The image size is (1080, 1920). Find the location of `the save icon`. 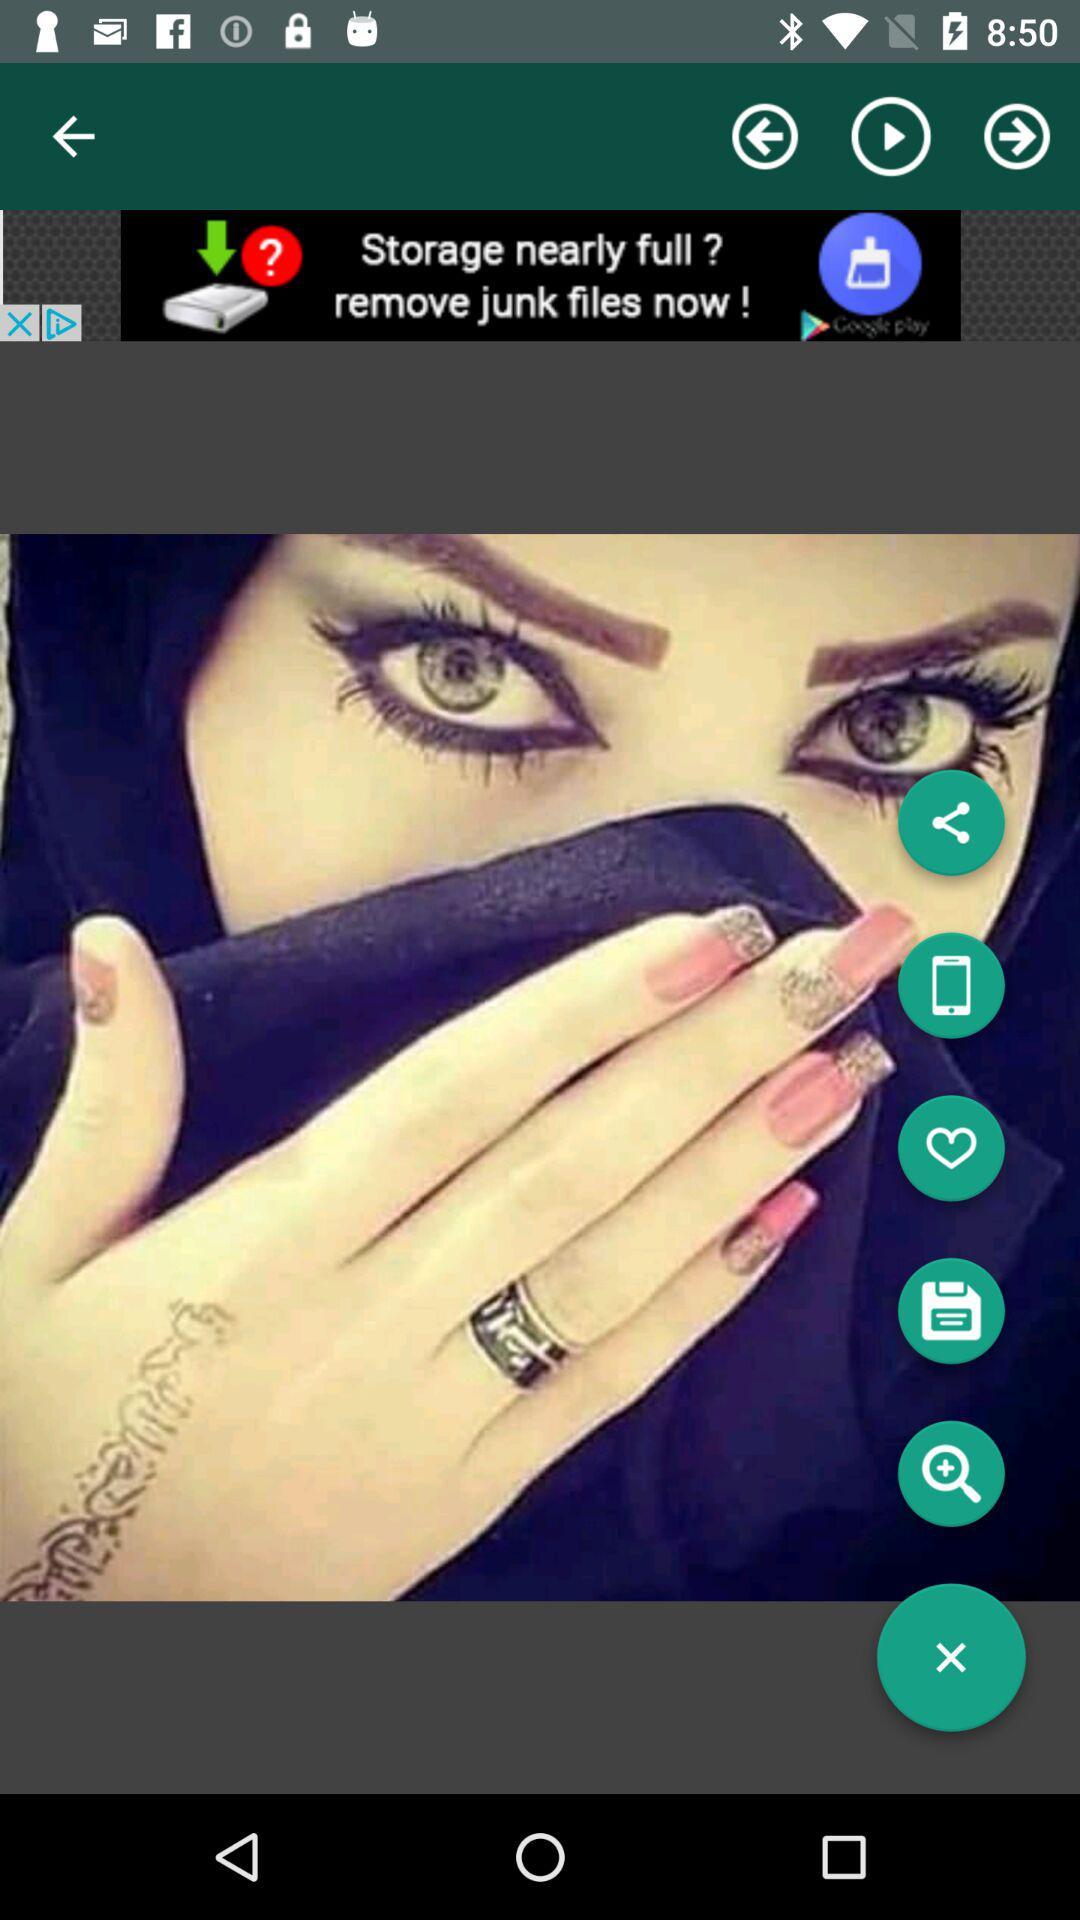

the save icon is located at coordinates (950, 1318).